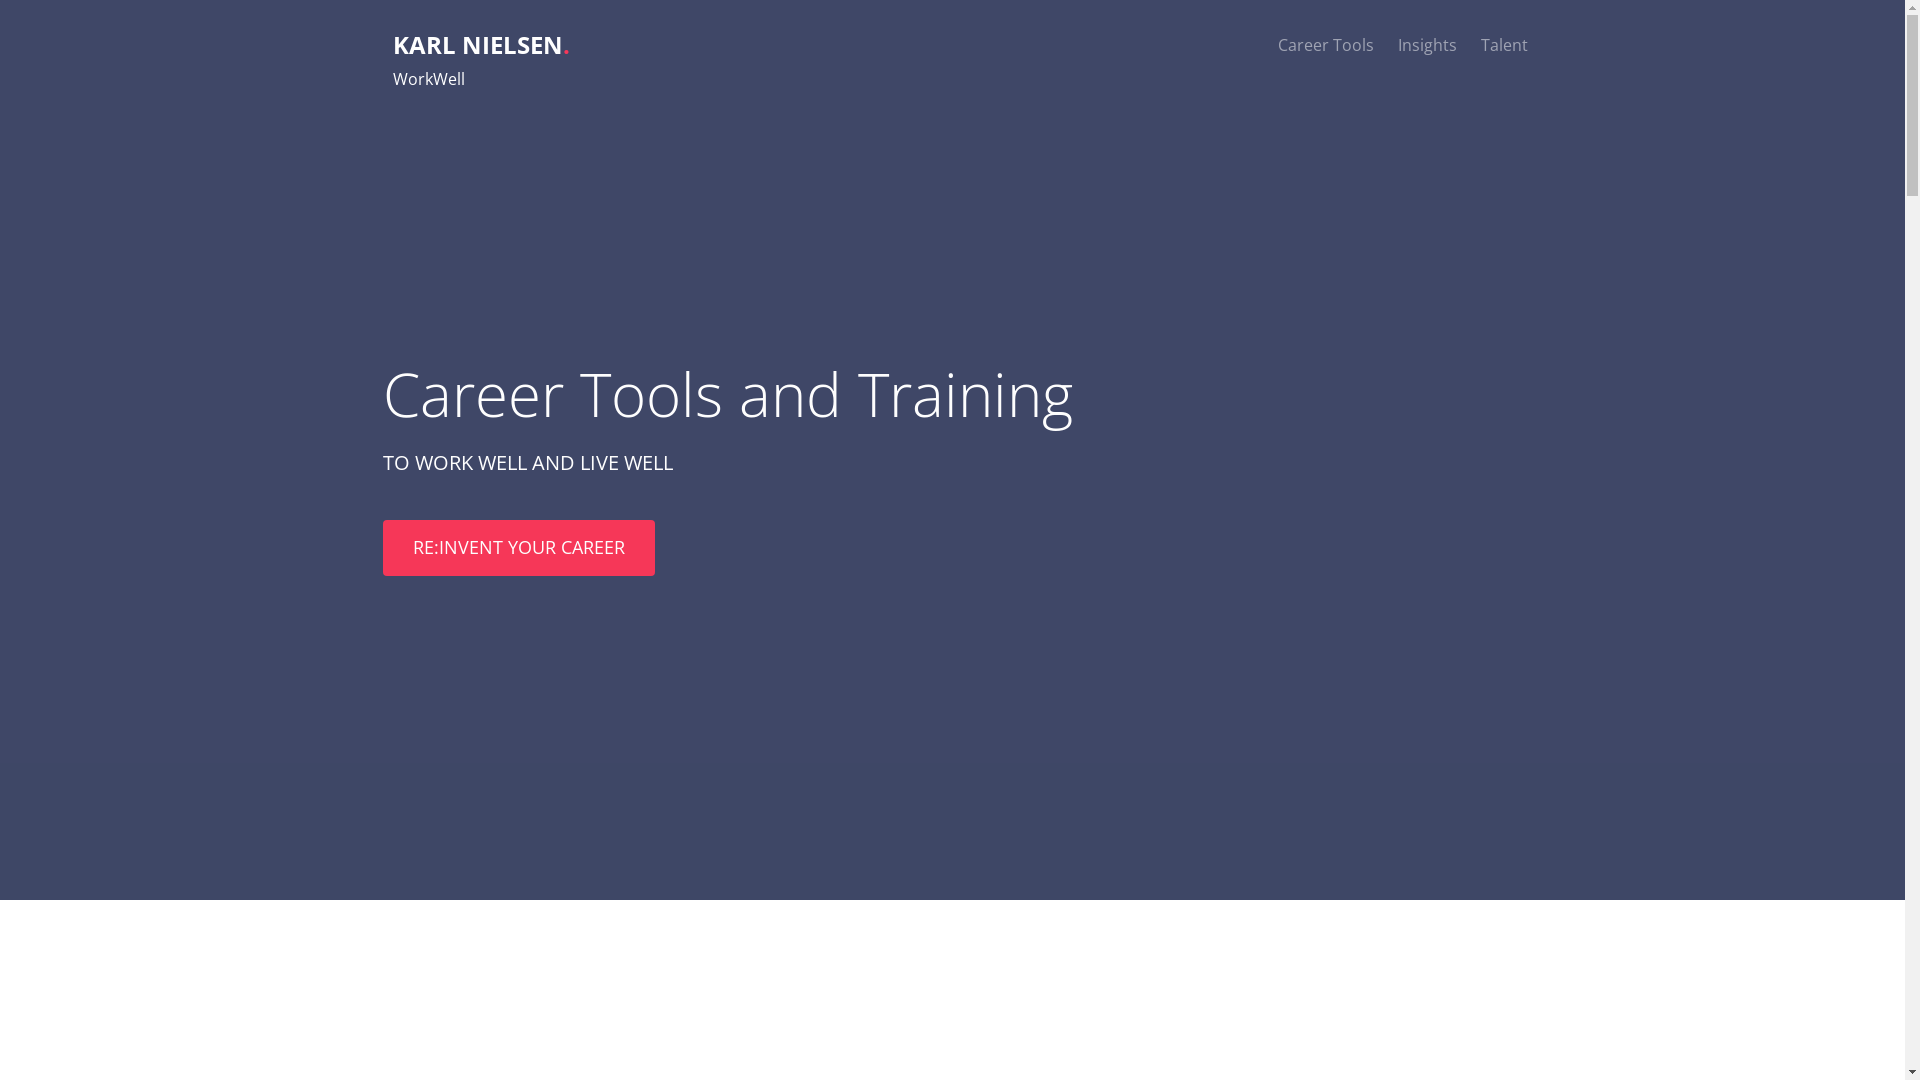 This screenshot has width=1920, height=1080. Describe the element at coordinates (1325, 45) in the screenshot. I see `'Career Tools'` at that location.